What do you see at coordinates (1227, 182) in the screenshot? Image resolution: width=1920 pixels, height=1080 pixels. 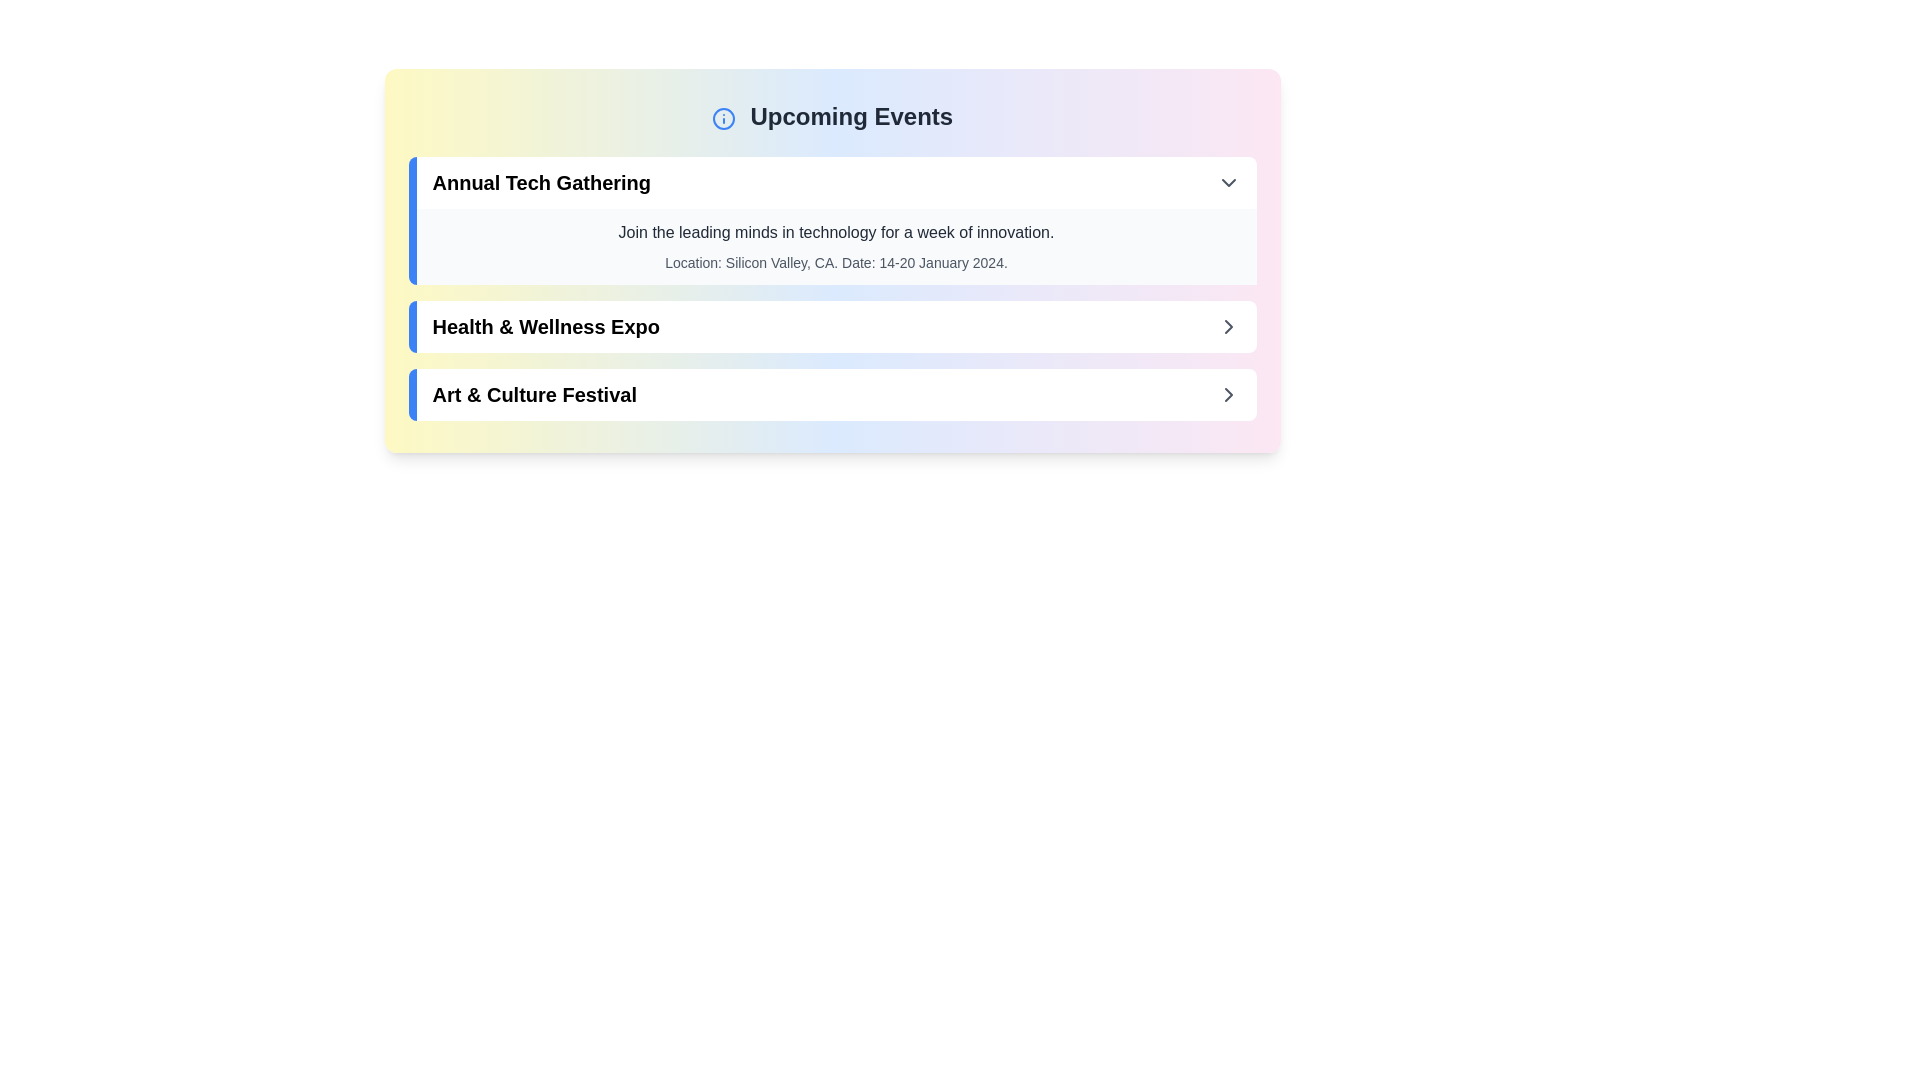 I see `the Icon Button in the header of the 'Annual Tech Gathering' event card` at bounding box center [1227, 182].